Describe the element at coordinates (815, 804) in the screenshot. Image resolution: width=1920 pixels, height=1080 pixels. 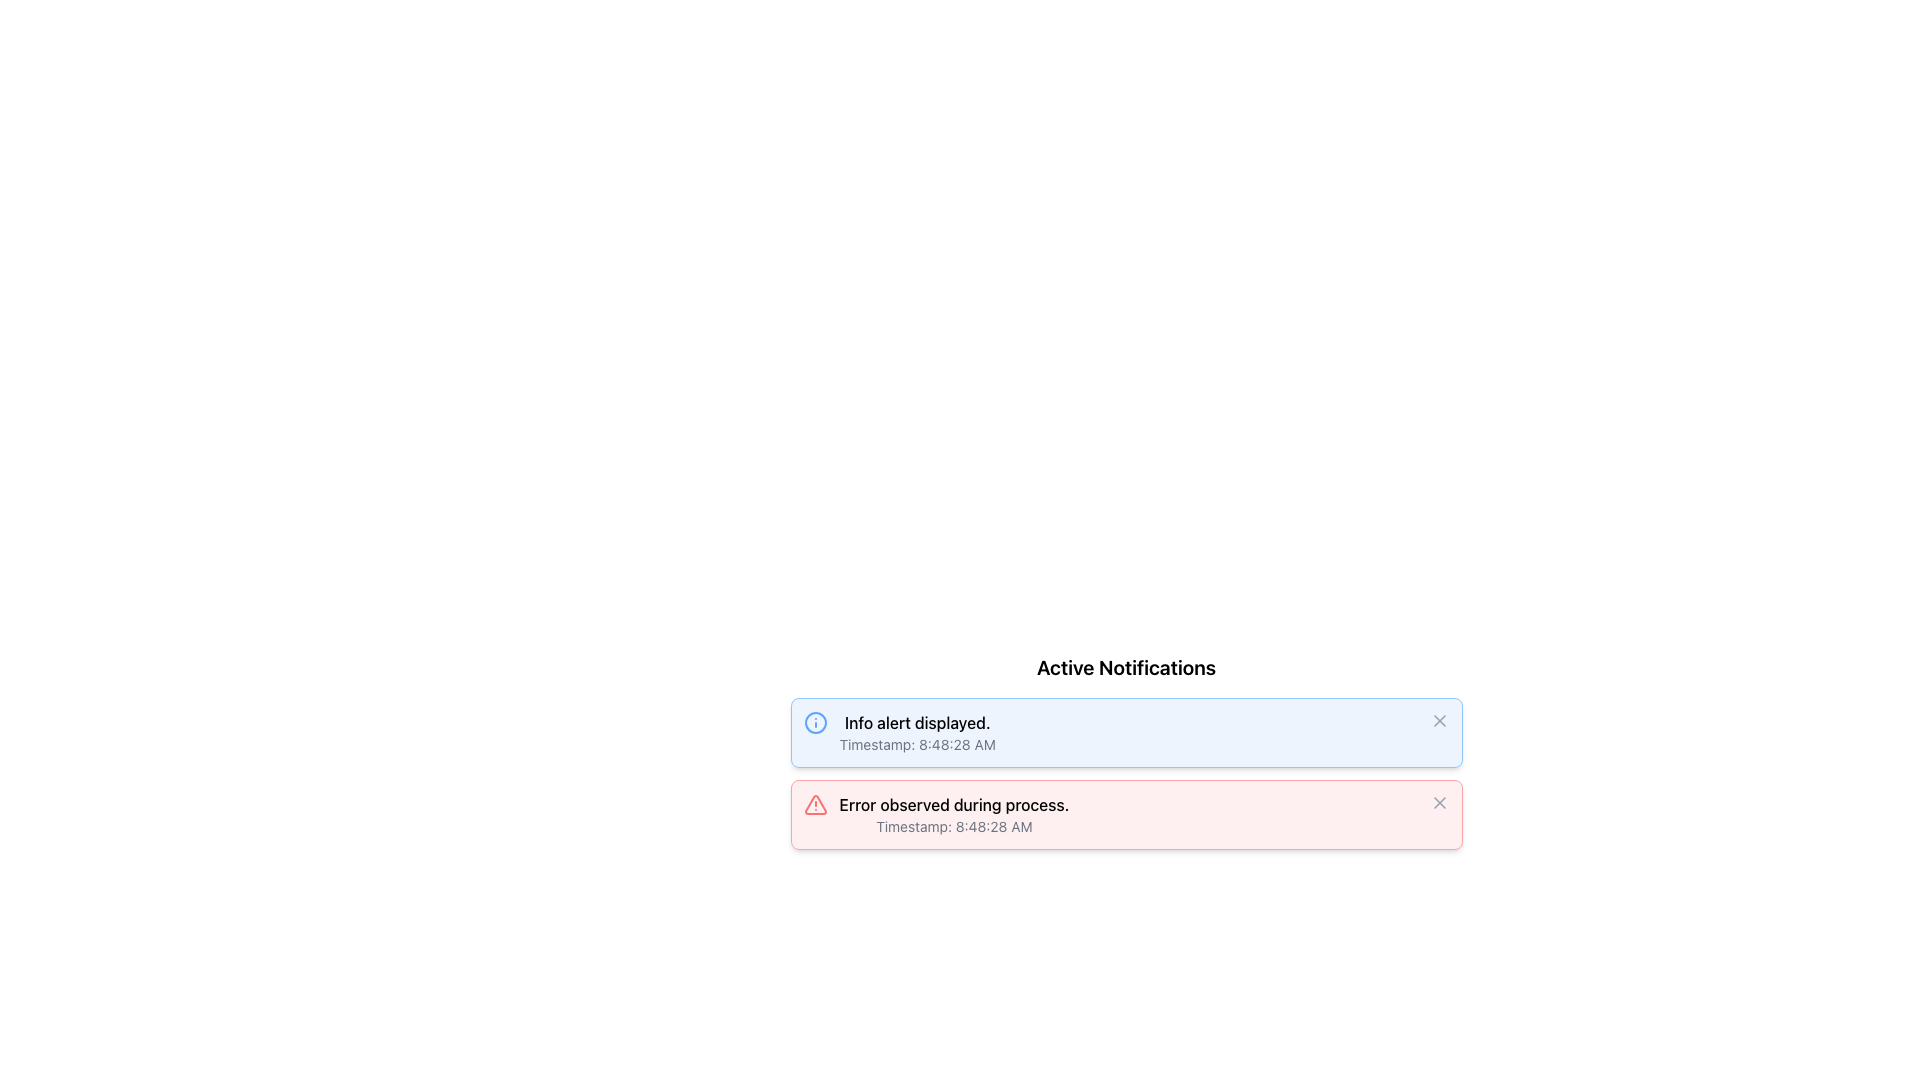
I see `the error/warning icon located to the left of the text 'Error observed during process' in the lower notification bar` at that location.